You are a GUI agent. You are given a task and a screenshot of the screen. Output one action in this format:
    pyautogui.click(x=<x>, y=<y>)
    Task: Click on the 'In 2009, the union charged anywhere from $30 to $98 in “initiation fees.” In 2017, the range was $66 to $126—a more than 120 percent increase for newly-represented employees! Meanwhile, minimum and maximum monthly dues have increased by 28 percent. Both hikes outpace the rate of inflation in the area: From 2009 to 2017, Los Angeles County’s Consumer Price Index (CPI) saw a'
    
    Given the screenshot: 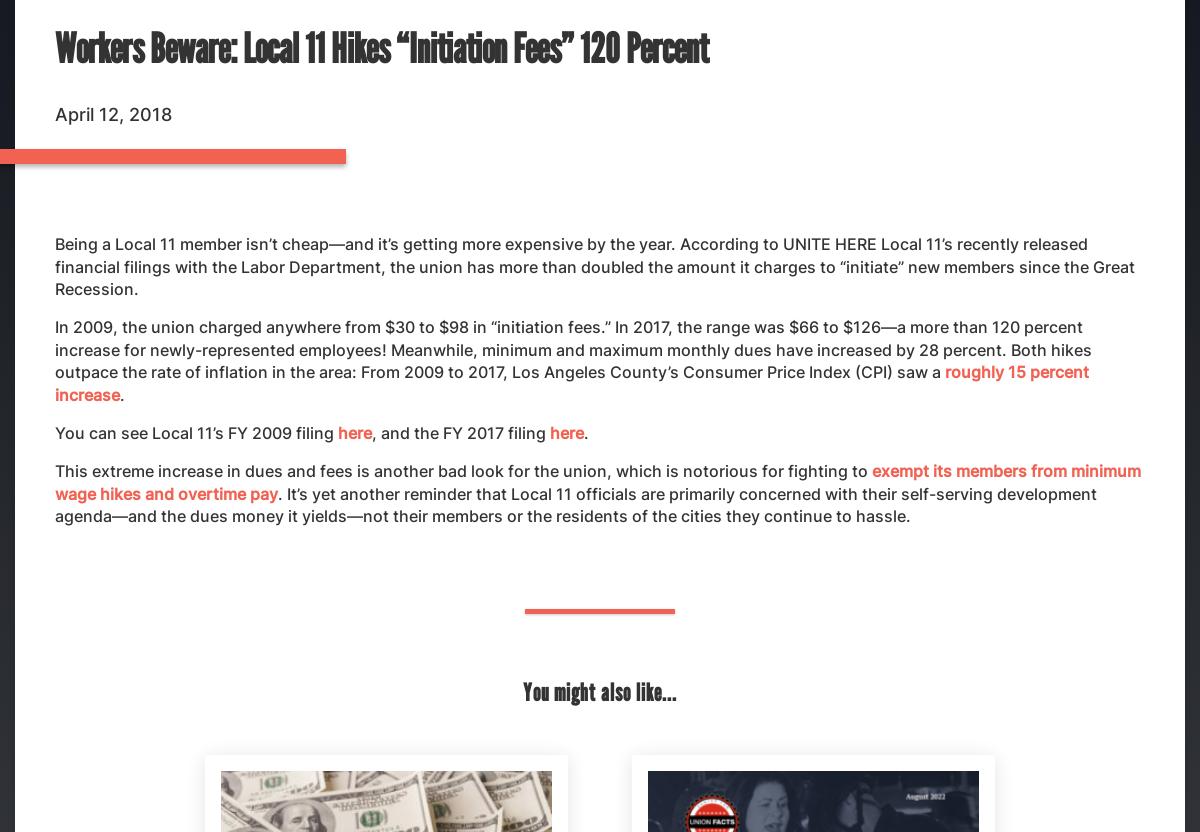 What is the action you would take?
    pyautogui.click(x=54, y=349)
    